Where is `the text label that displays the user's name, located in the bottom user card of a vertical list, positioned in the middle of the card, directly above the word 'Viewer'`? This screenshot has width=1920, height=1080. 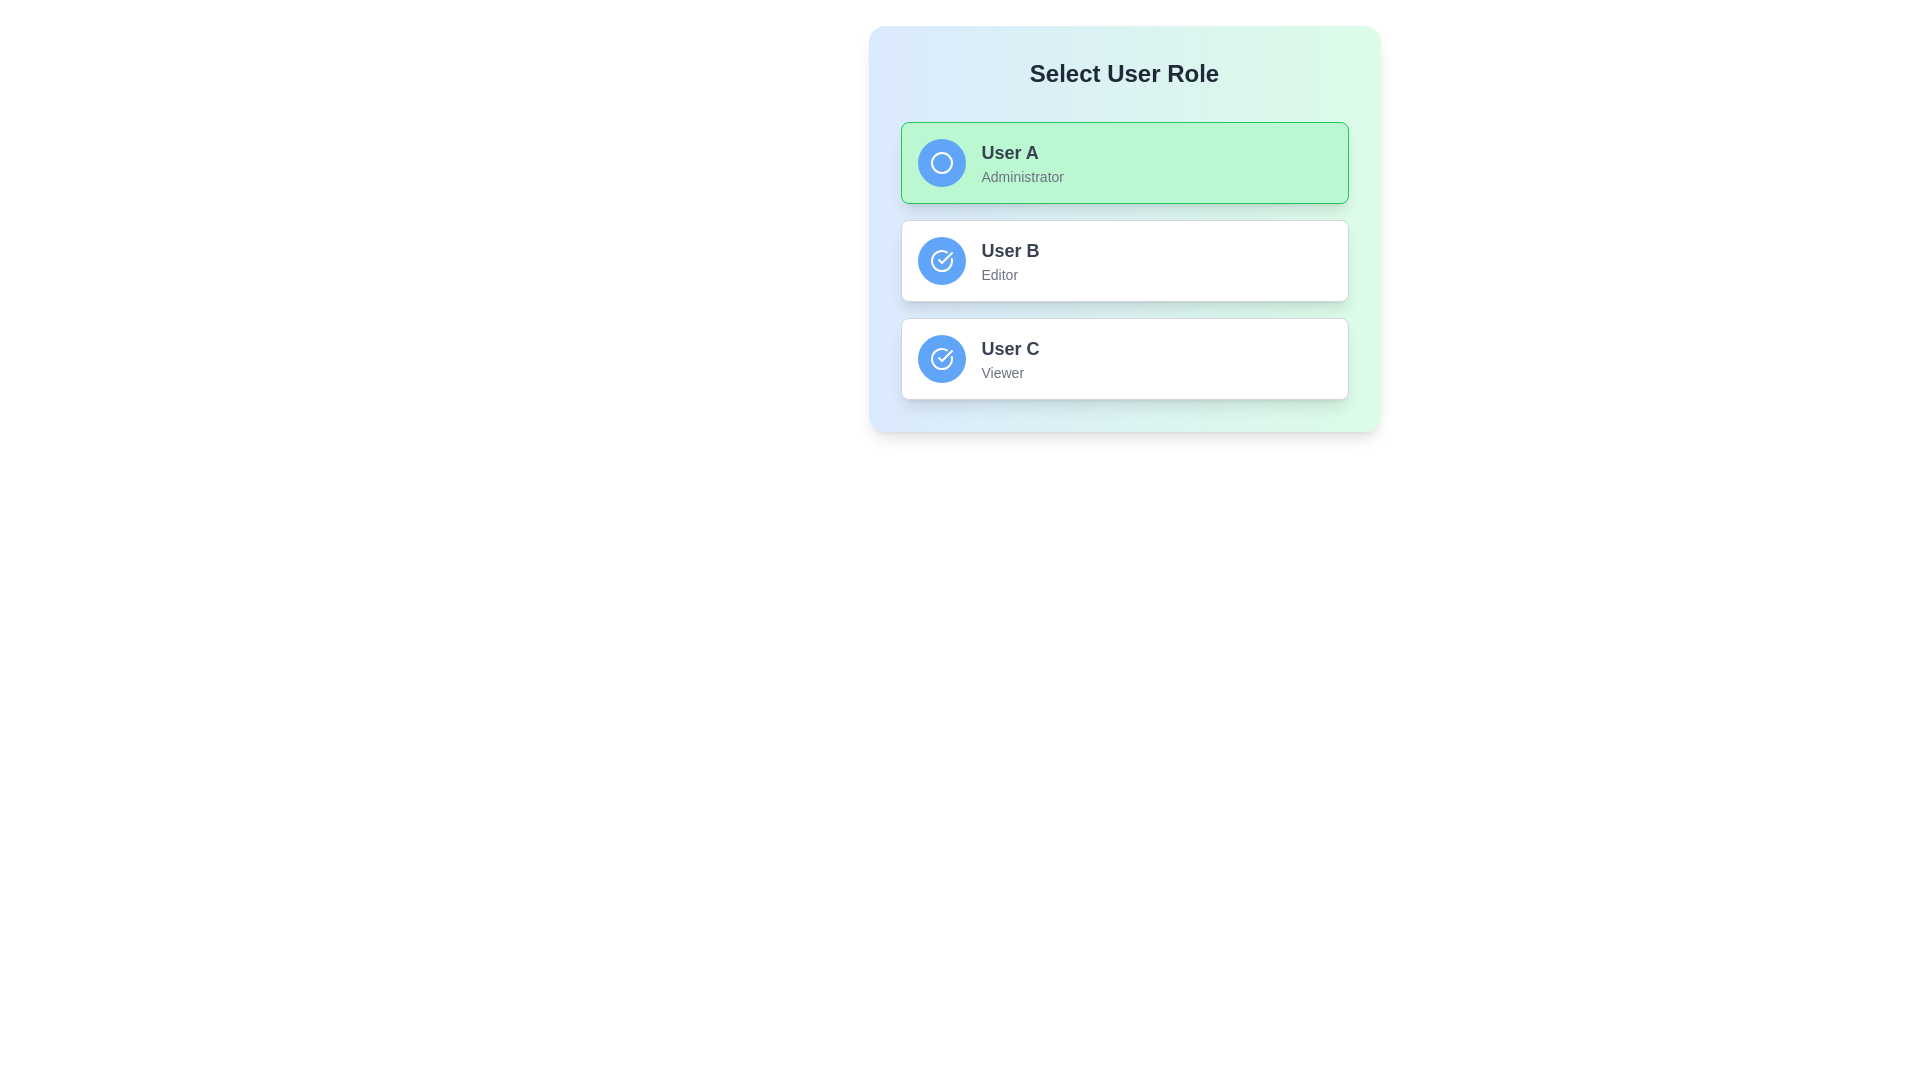
the text label that displays the user's name, located in the bottom user card of a vertical list, positioned in the middle of the card, directly above the word 'Viewer' is located at coordinates (1010, 347).